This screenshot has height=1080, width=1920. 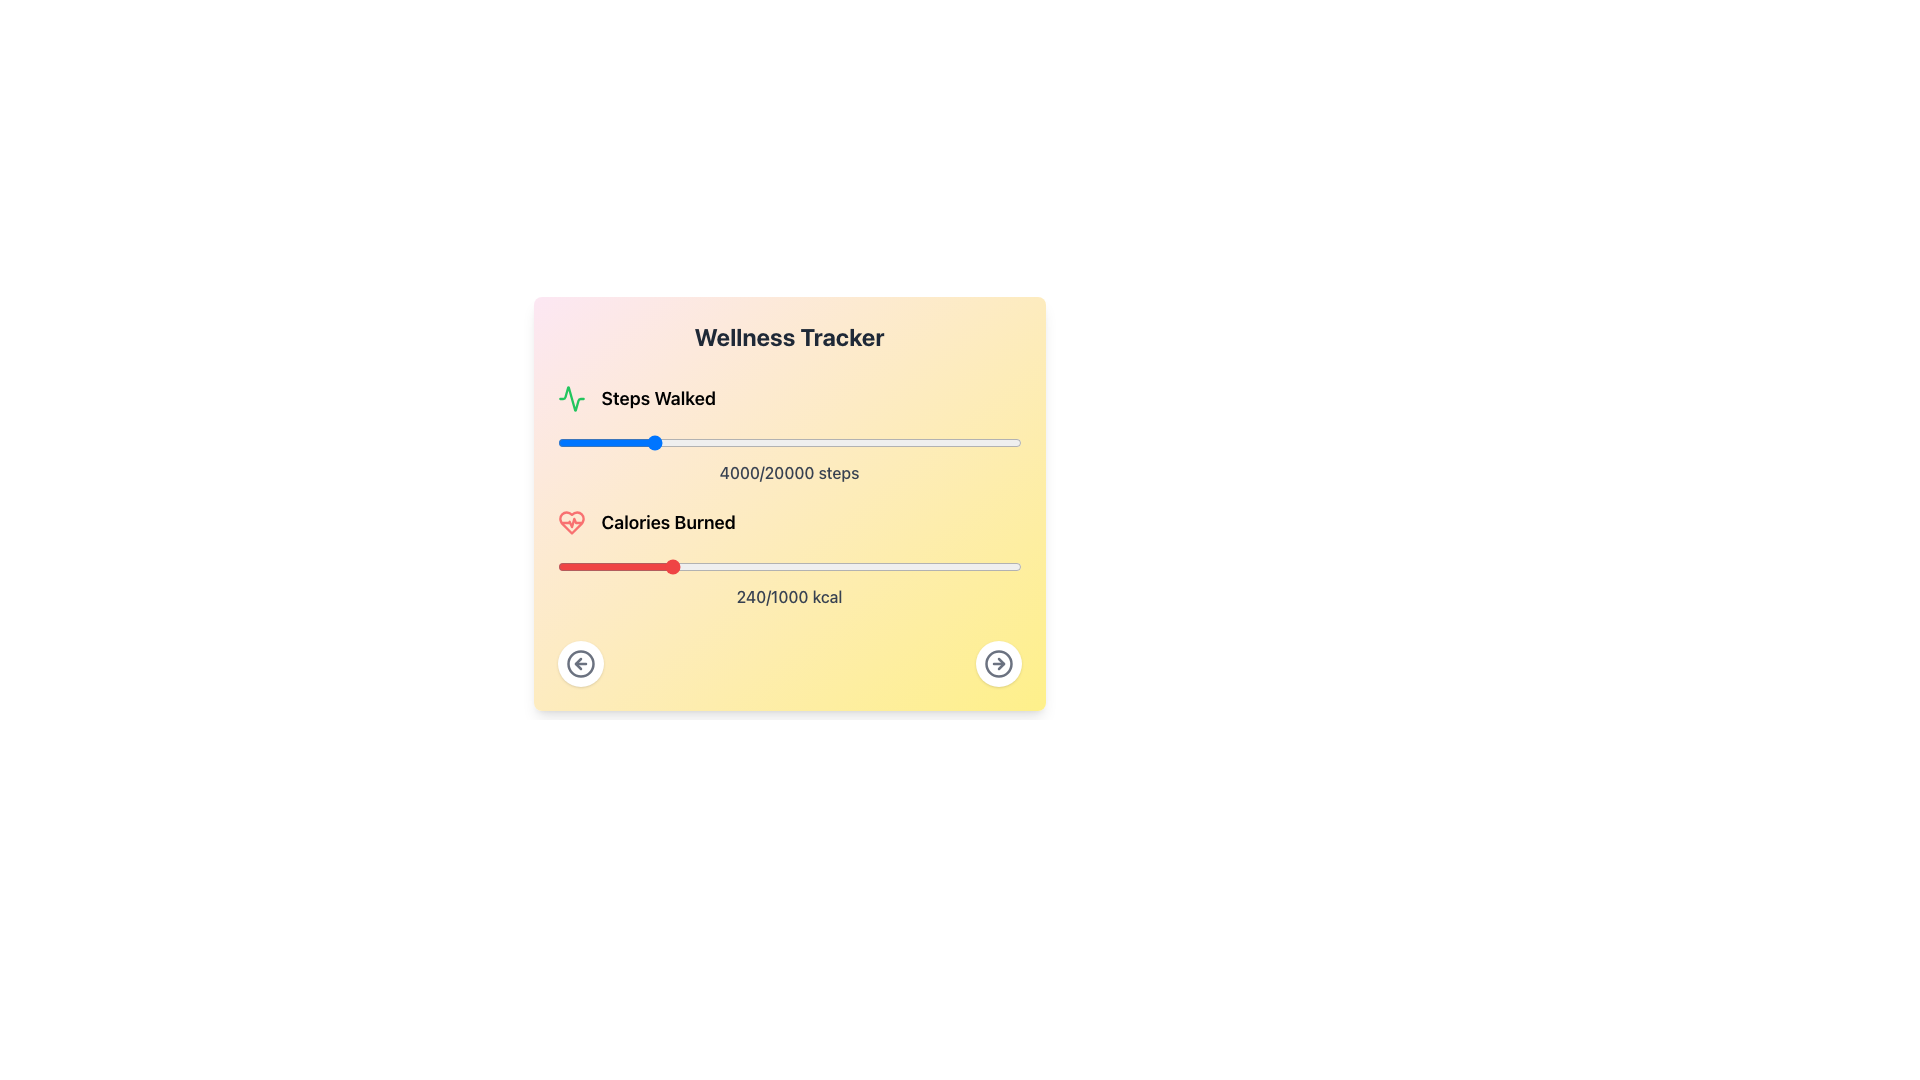 What do you see at coordinates (872, 442) in the screenshot?
I see `the 'Steps Walked' slider` at bounding box center [872, 442].